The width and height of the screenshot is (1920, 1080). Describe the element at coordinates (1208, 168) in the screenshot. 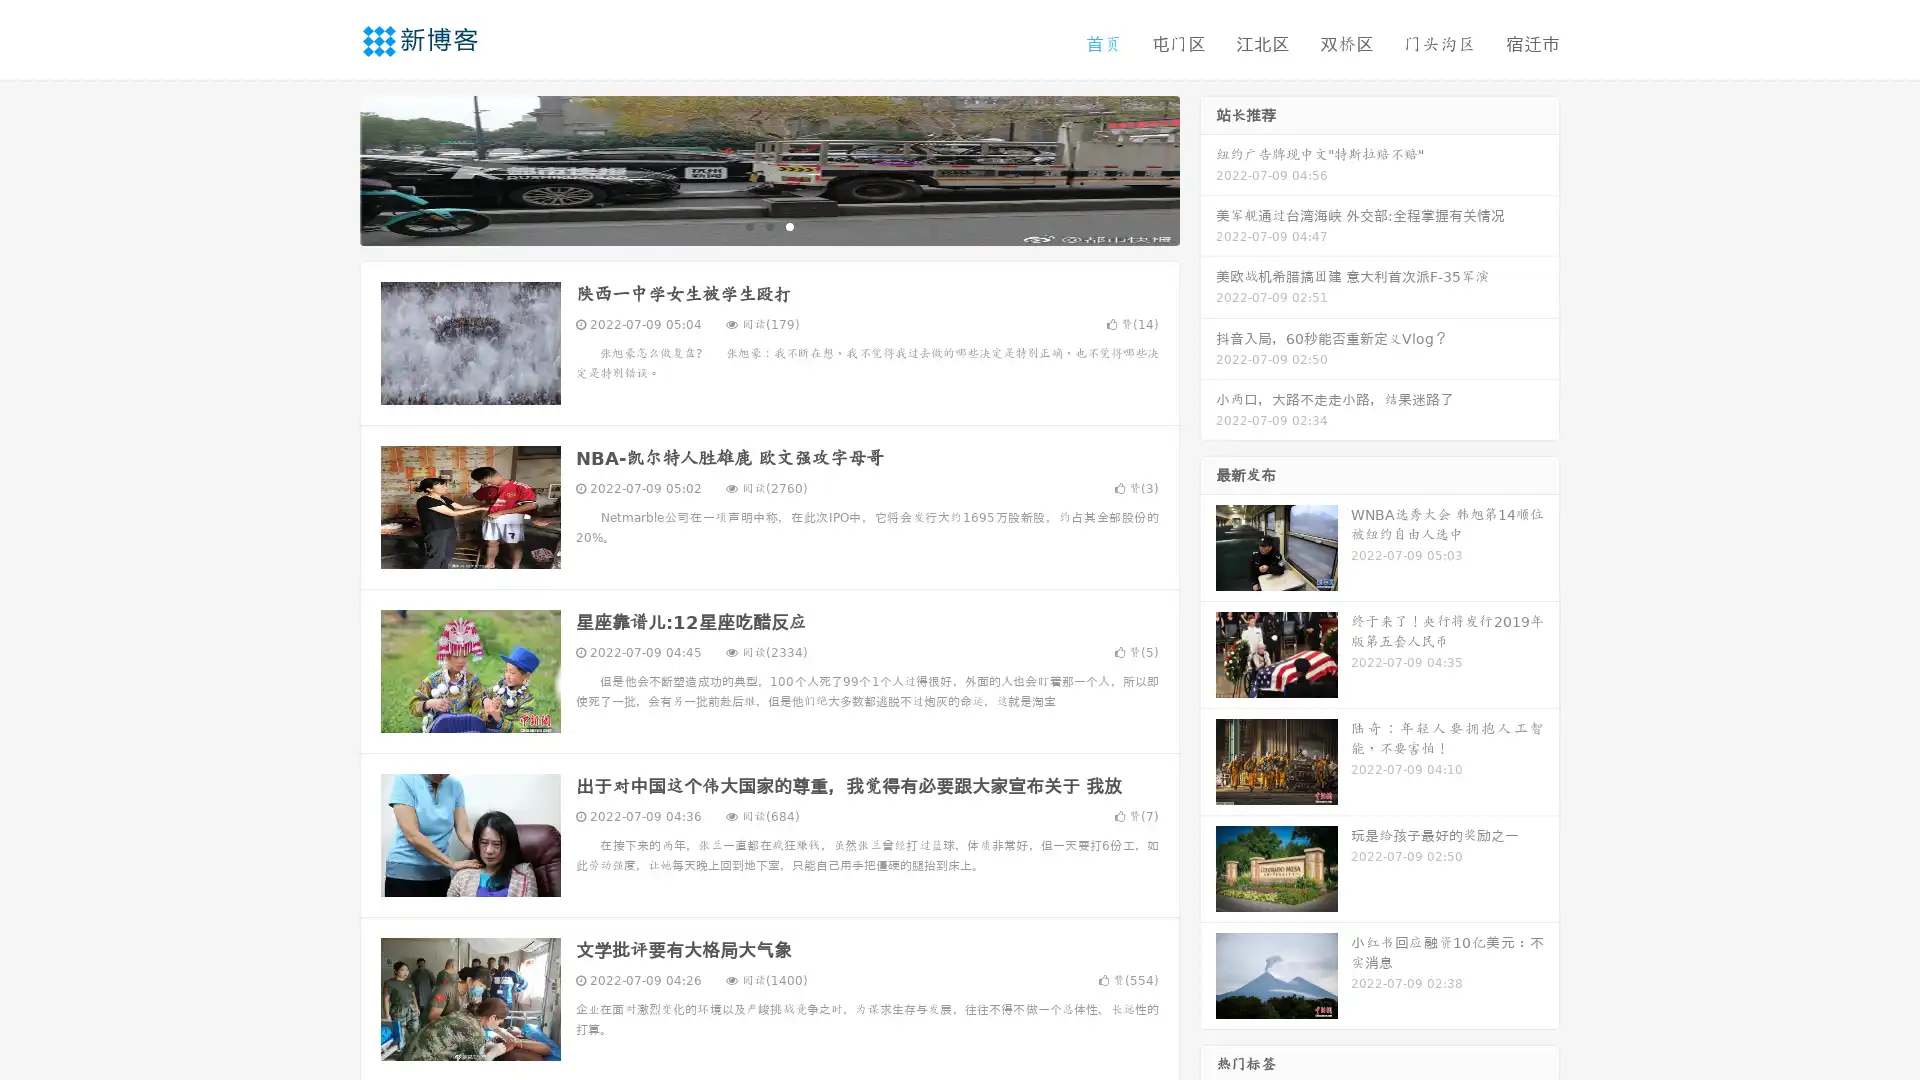

I see `Next slide` at that location.